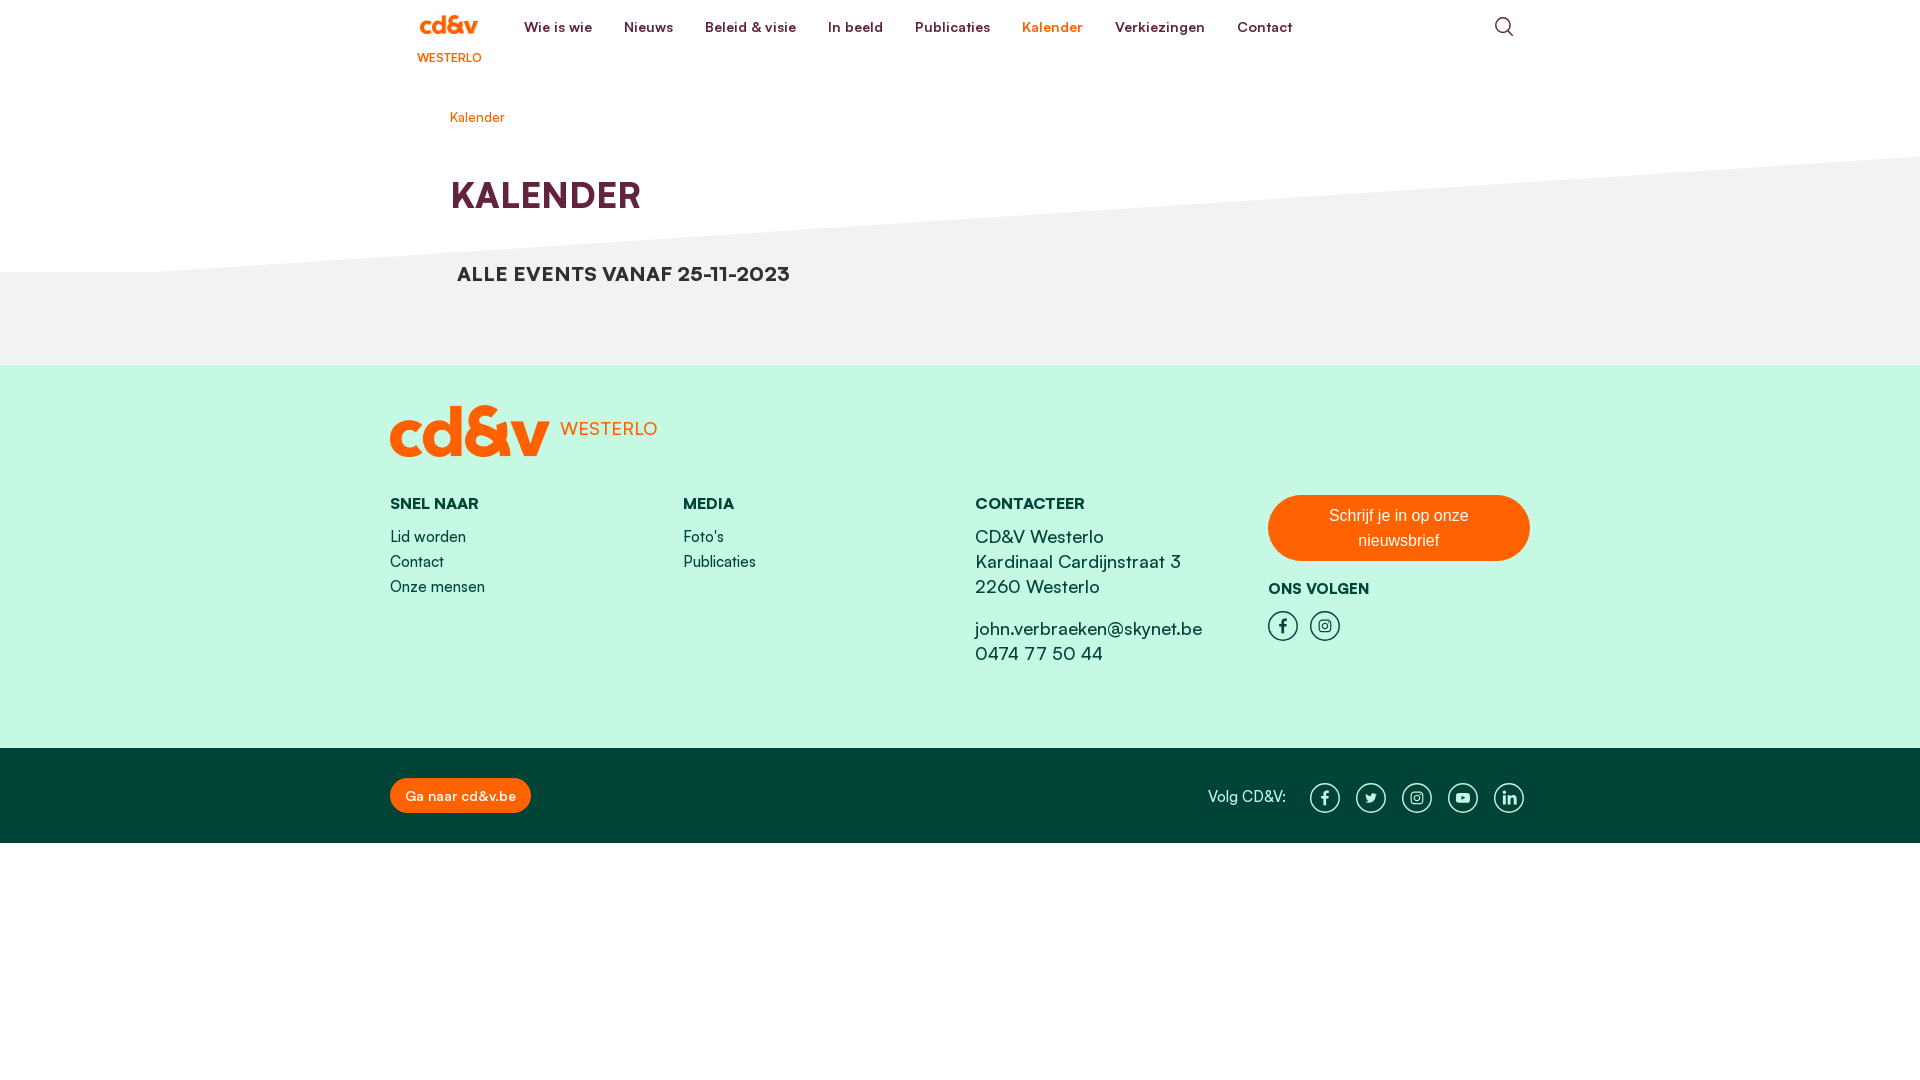 This screenshot has width=1920, height=1080. What do you see at coordinates (426, 535) in the screenshot?
I see `'Lid worden'` at bounding box center [426, 535].